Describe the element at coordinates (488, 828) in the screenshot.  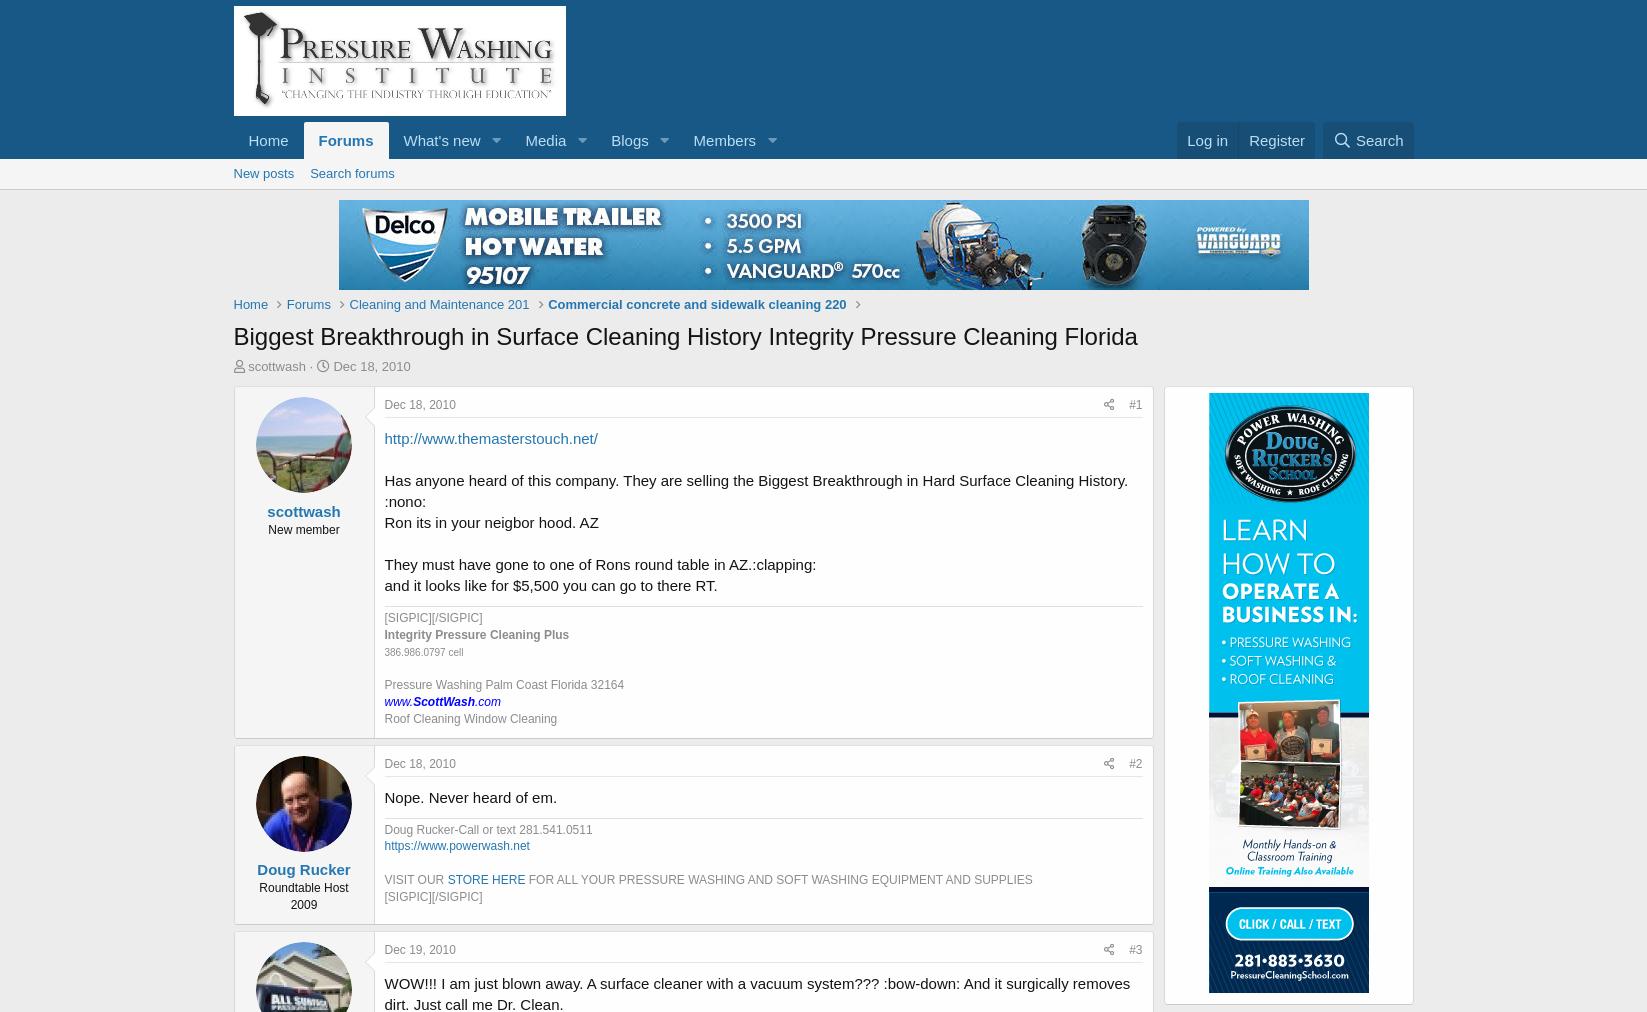
I see `'Doug Rucker-Call or text 281.541.0511'` at that location.